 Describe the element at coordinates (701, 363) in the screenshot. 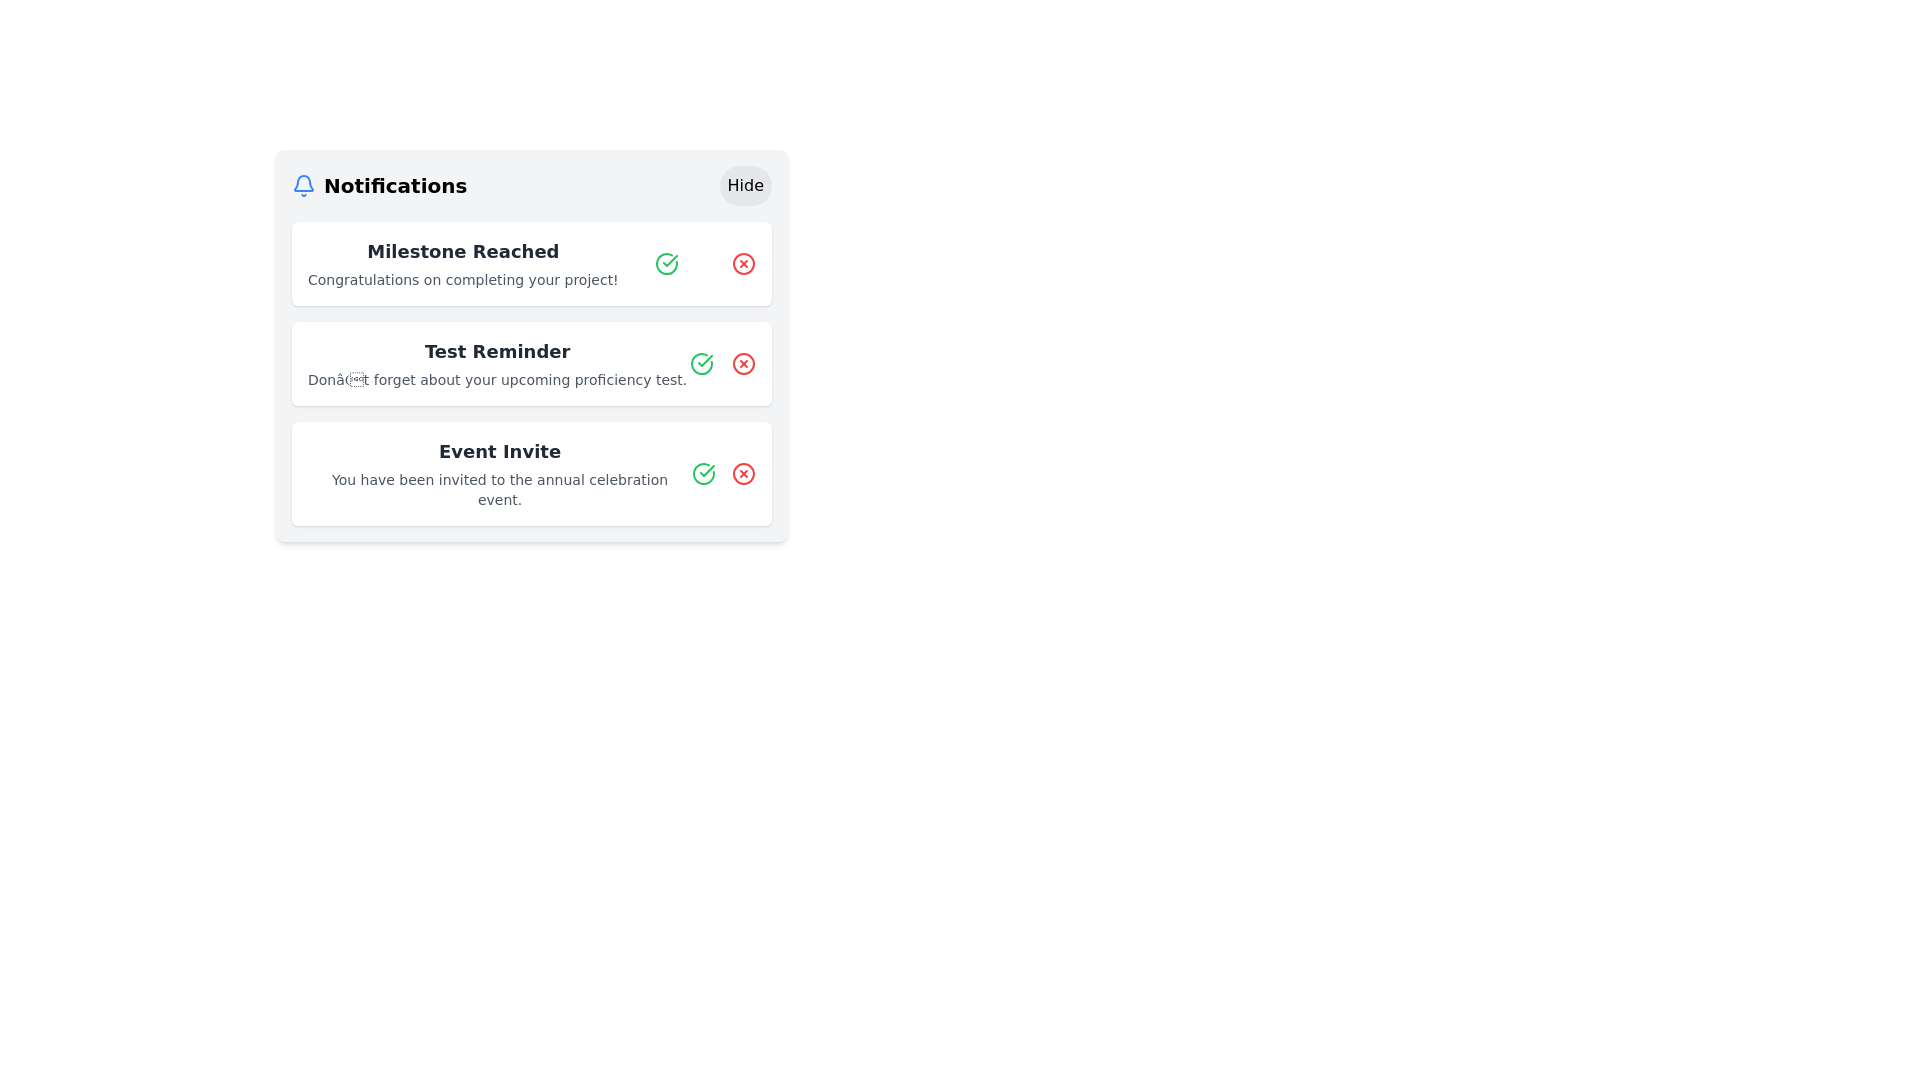

I see `the Interactive confirmation icon located in the second notification card titled 'Test Reminder'` at that location.